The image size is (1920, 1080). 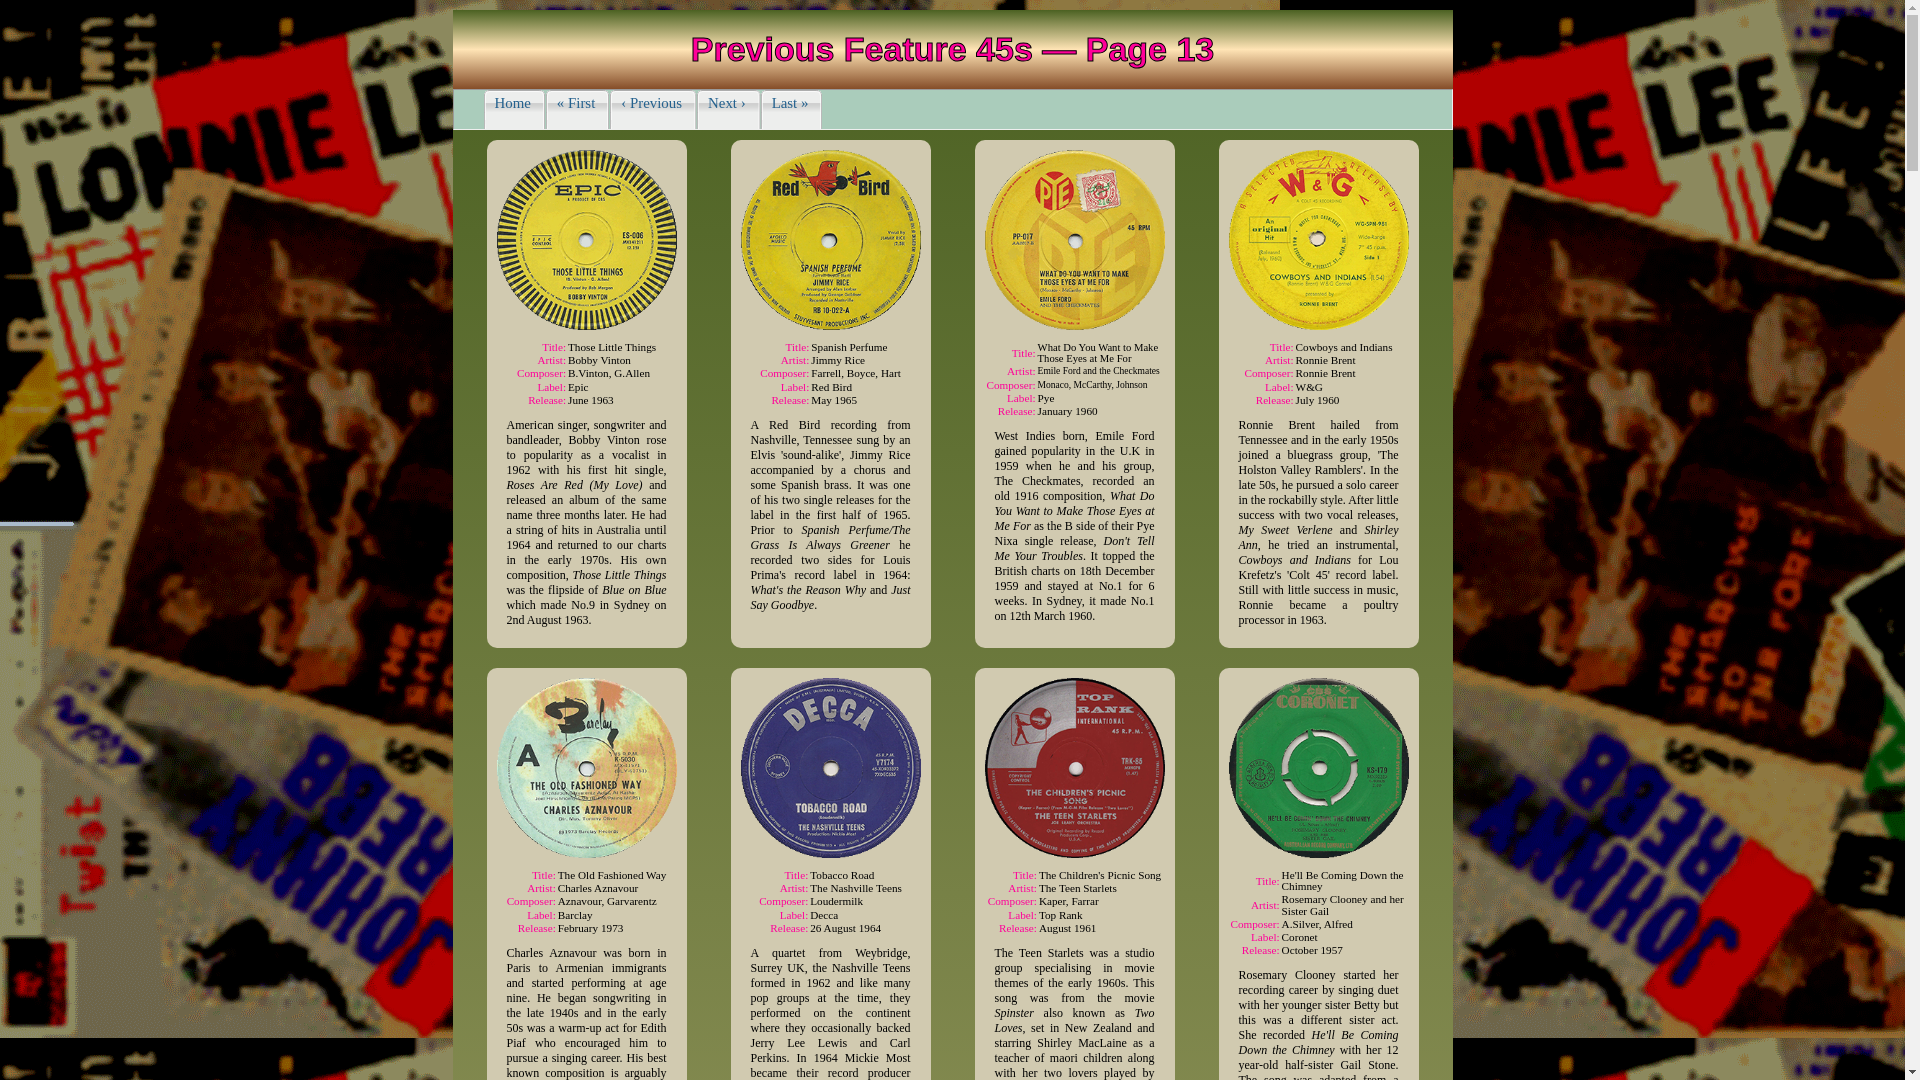 I want to click on 'Home', so click(x=514, y=109).